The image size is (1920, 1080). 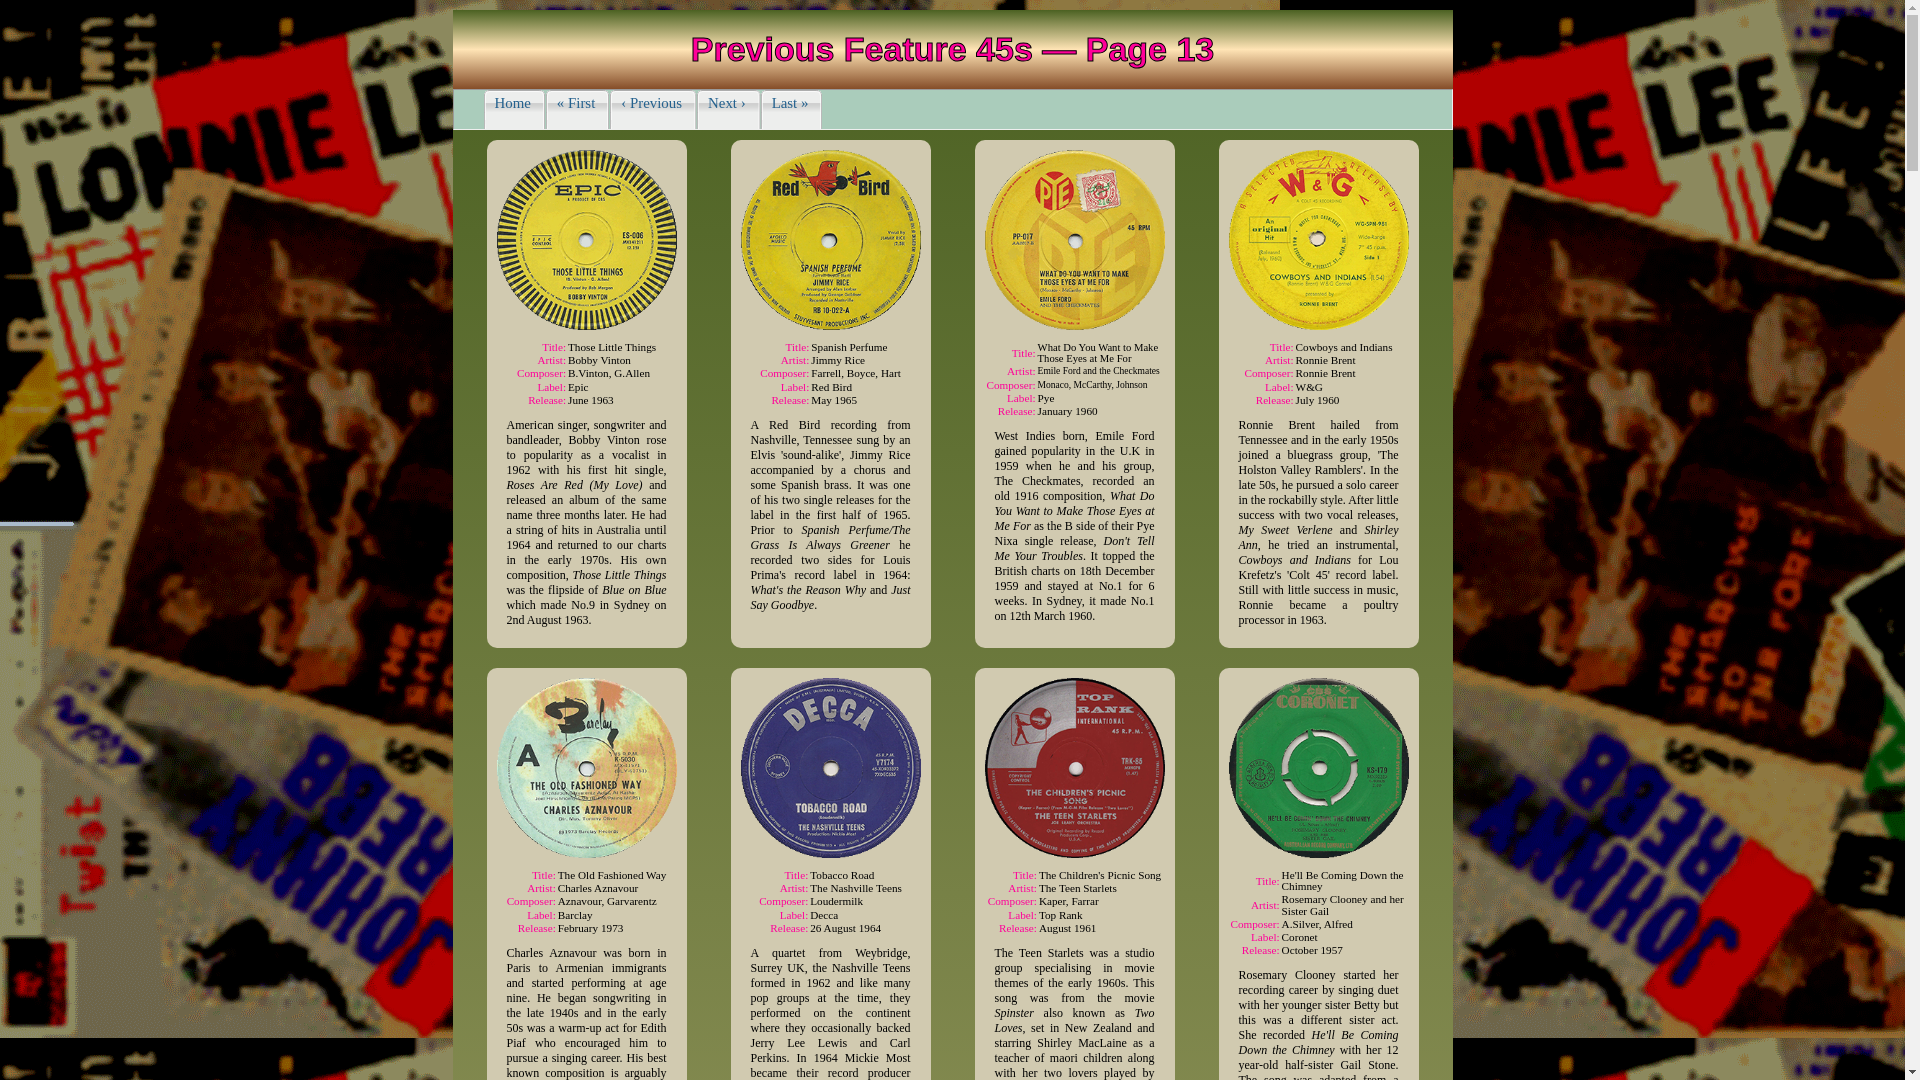 I want to click on 'Home', so click(x=514, y=109).